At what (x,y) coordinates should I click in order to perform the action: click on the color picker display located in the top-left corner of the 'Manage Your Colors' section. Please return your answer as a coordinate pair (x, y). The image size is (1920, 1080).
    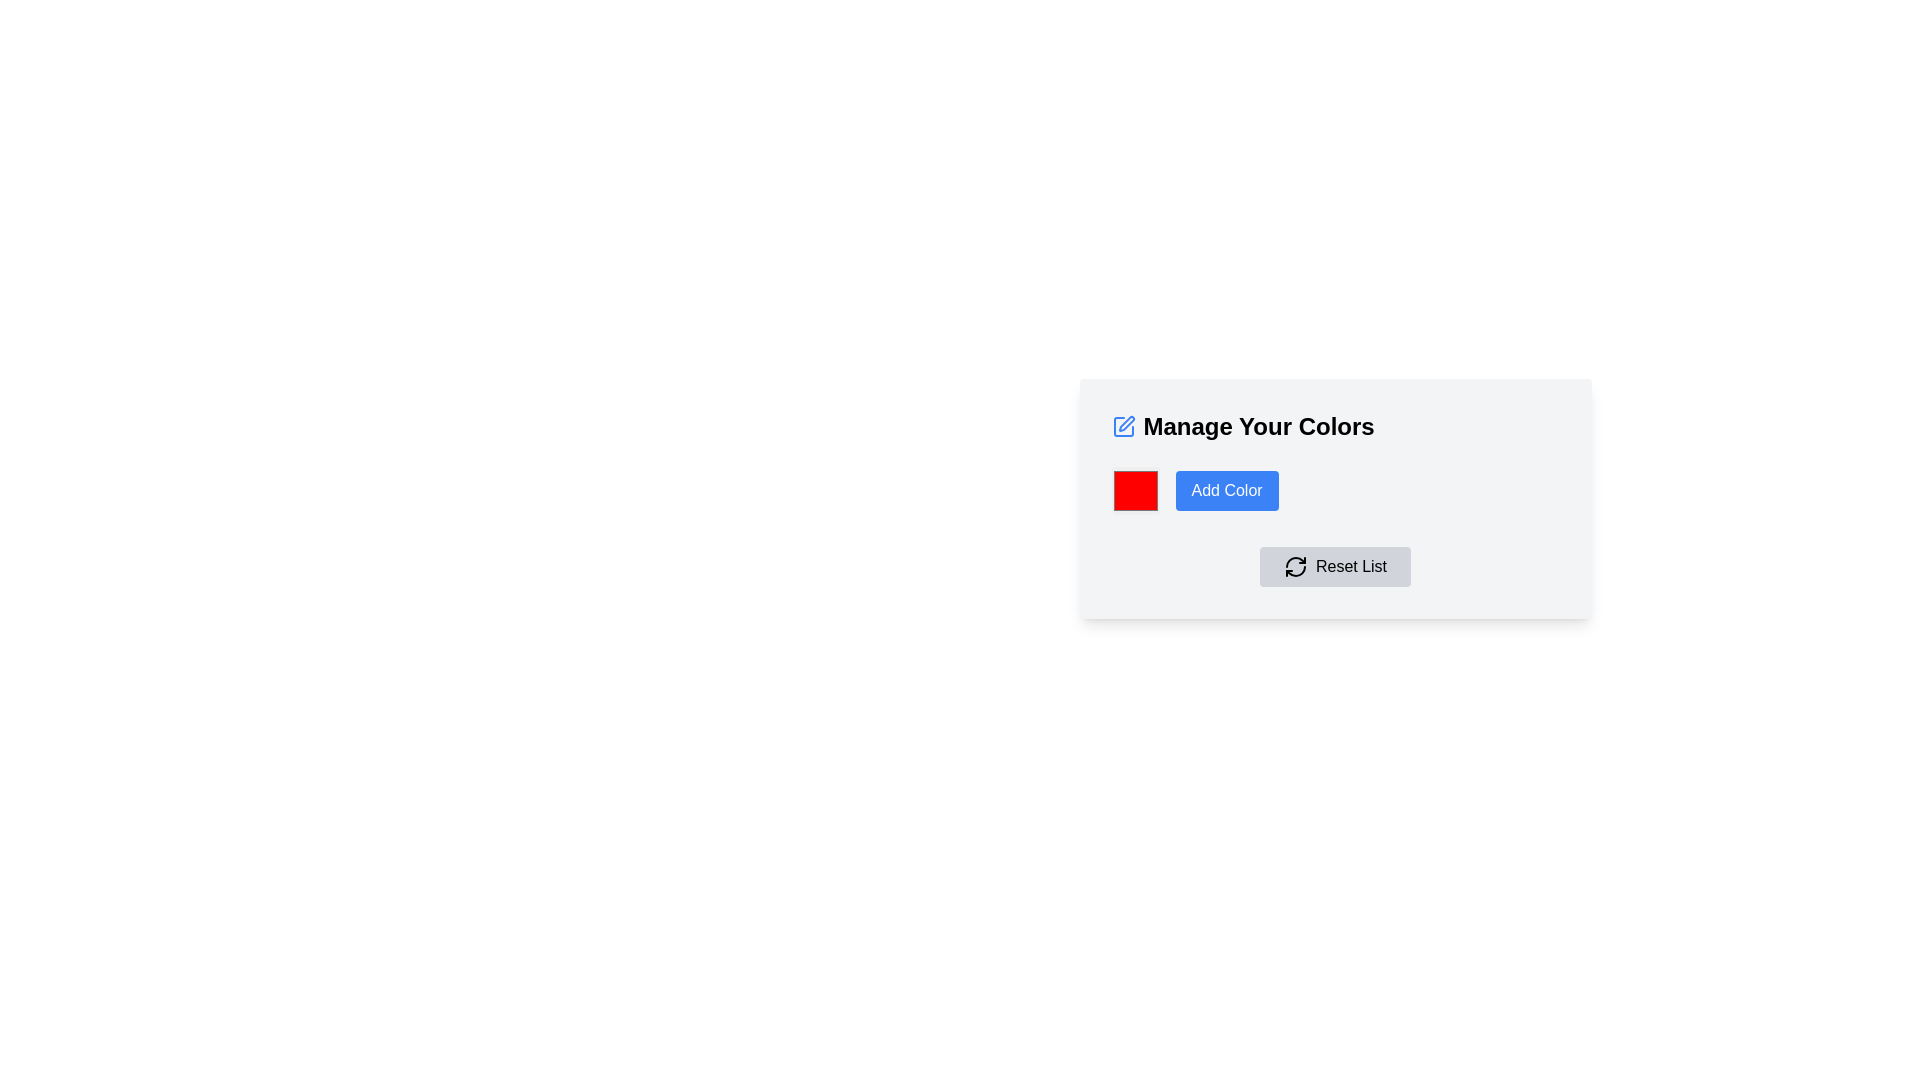
    Looking at the image, I should click on (1135, 490).